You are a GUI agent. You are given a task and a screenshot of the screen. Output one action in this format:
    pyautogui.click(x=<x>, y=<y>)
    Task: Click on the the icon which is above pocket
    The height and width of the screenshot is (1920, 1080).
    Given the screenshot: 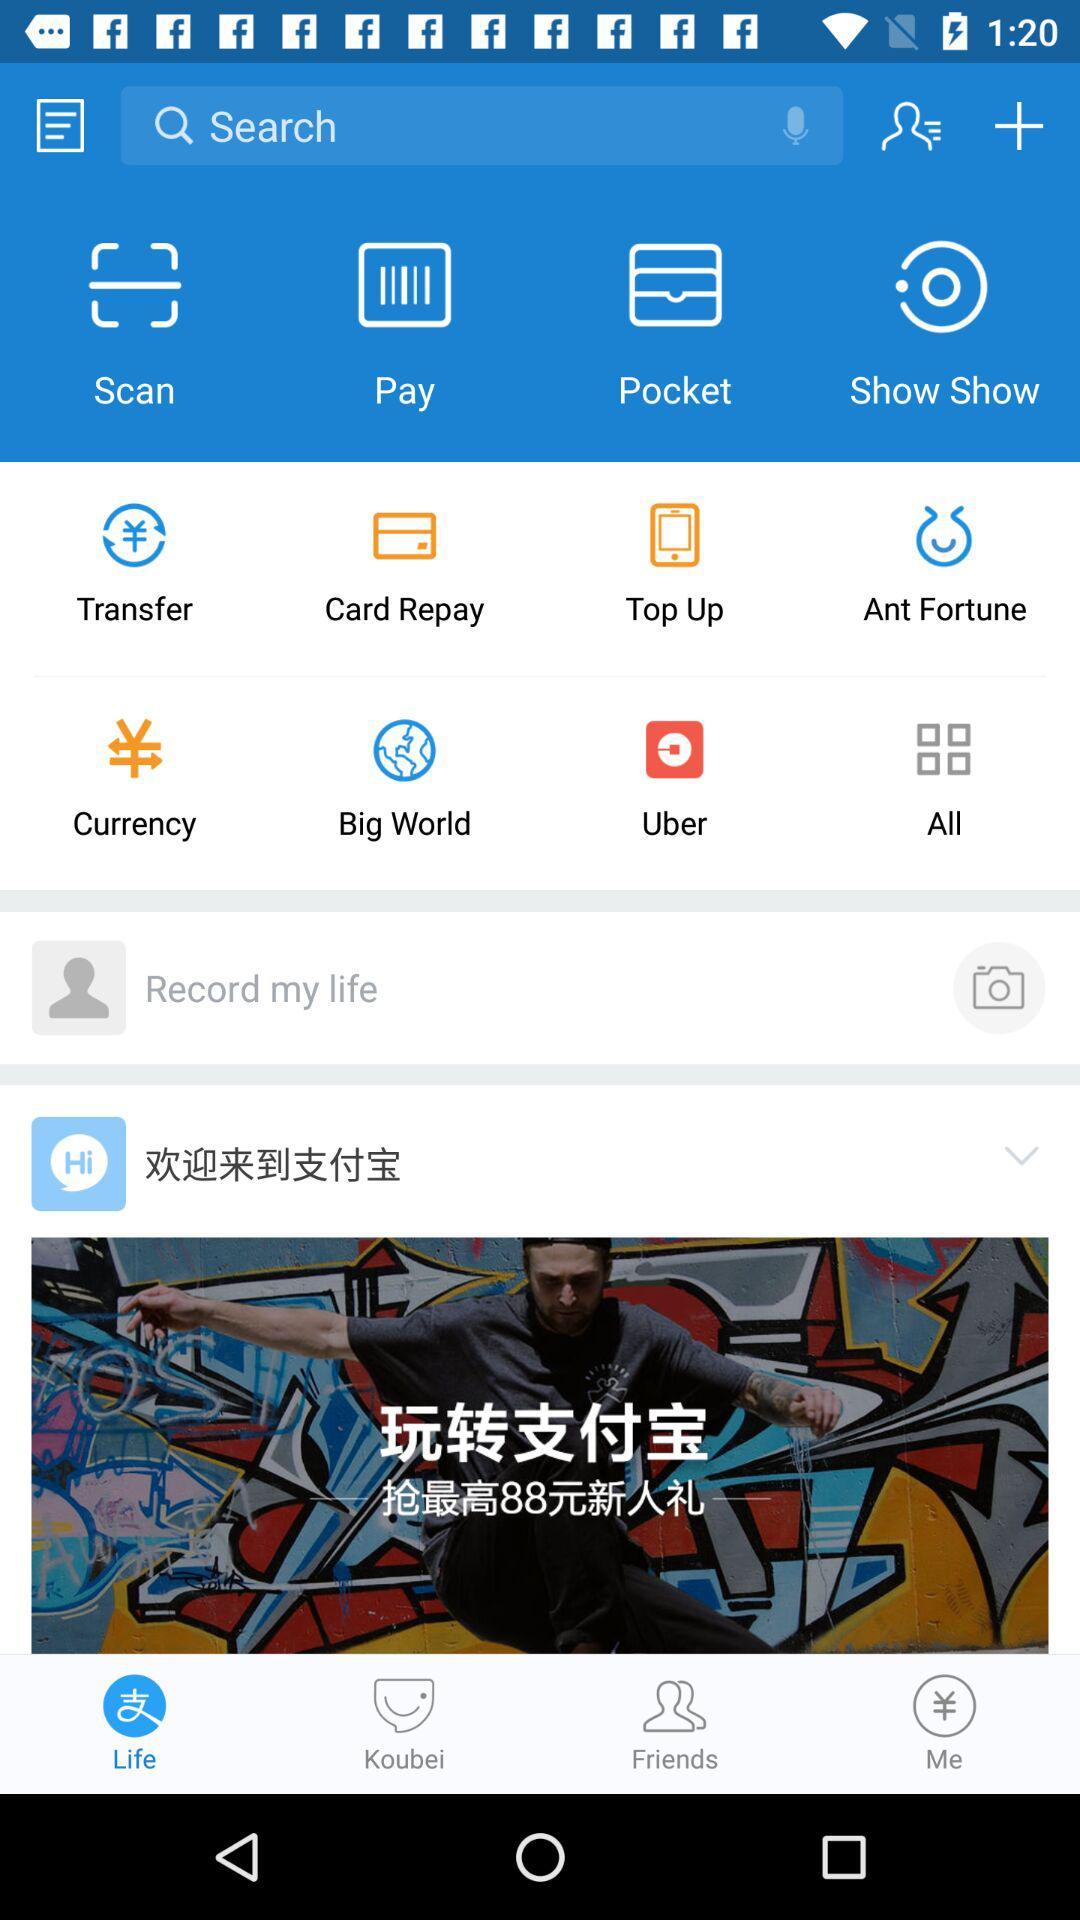 What is the action you would take?
    pyautogui.click(x=675, y=285)
    